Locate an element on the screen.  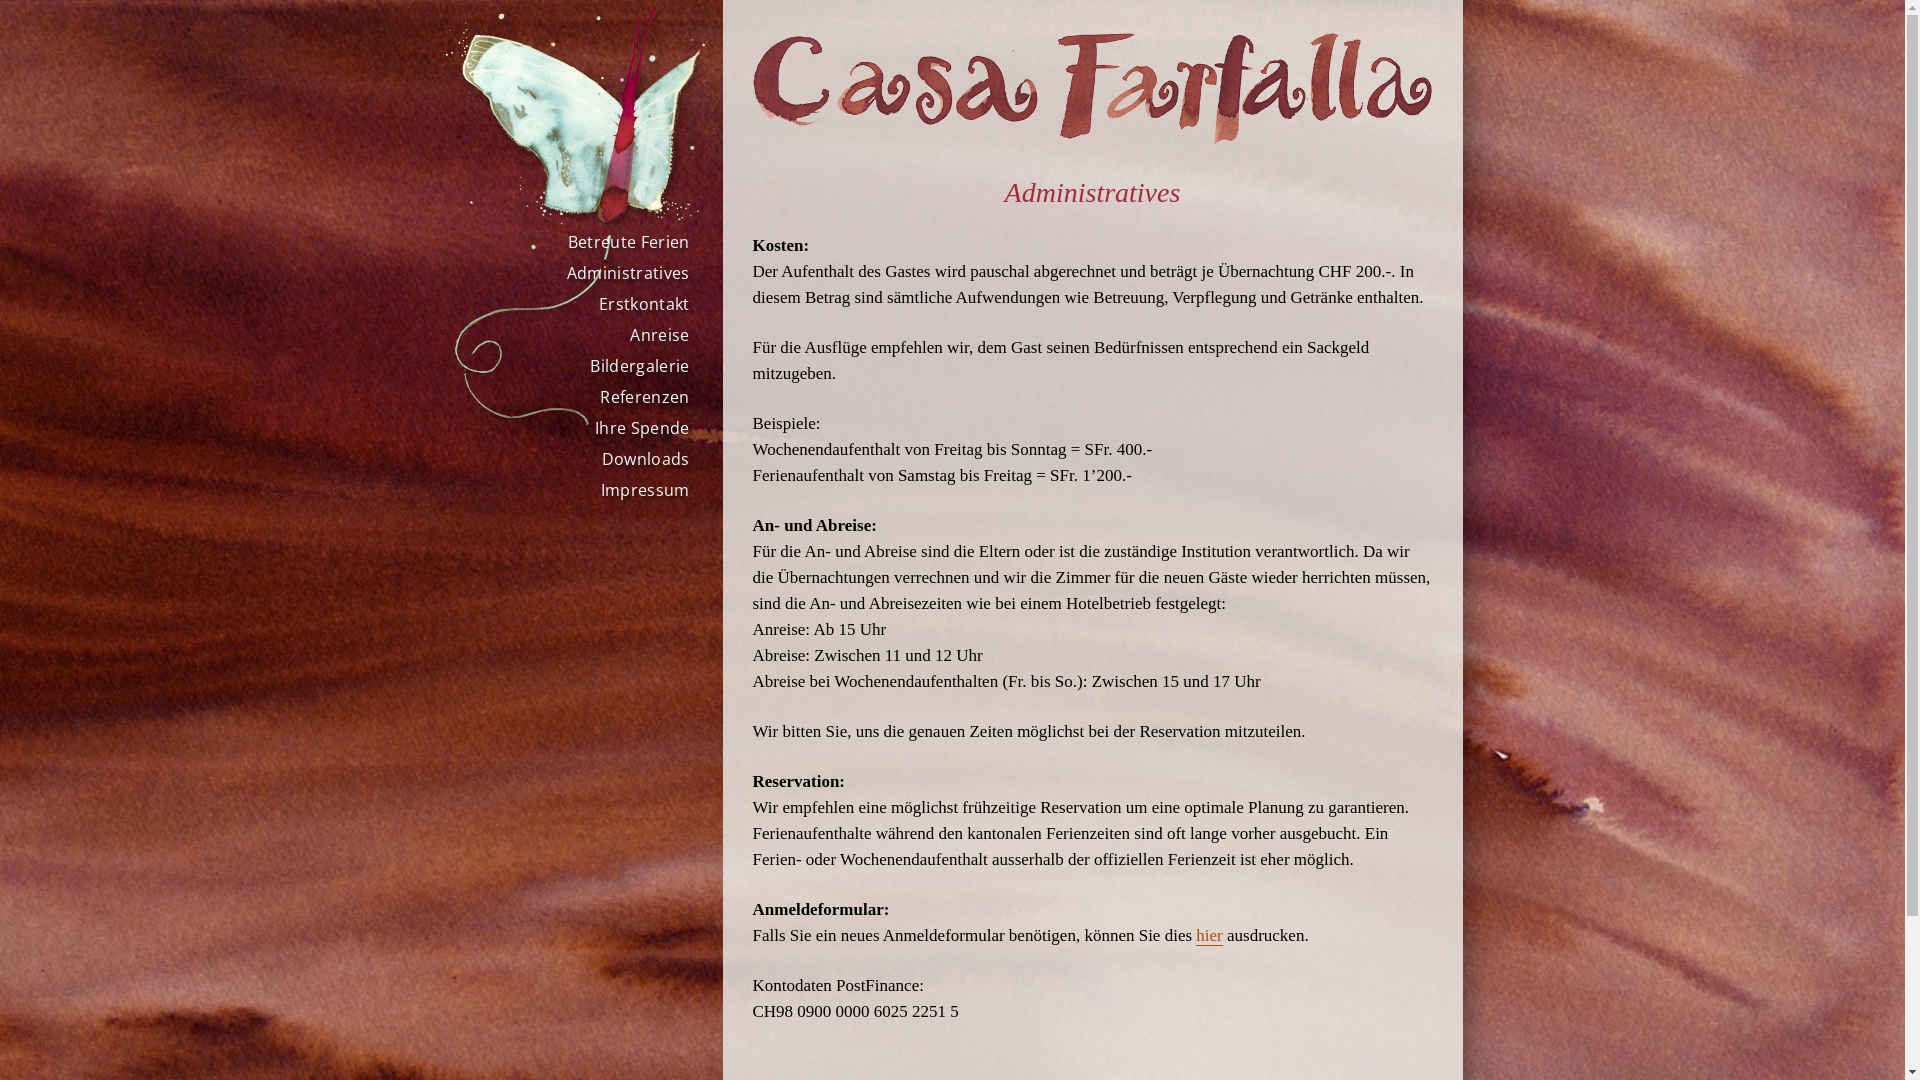
'Referenzen' is located at coordinates (644, 397).